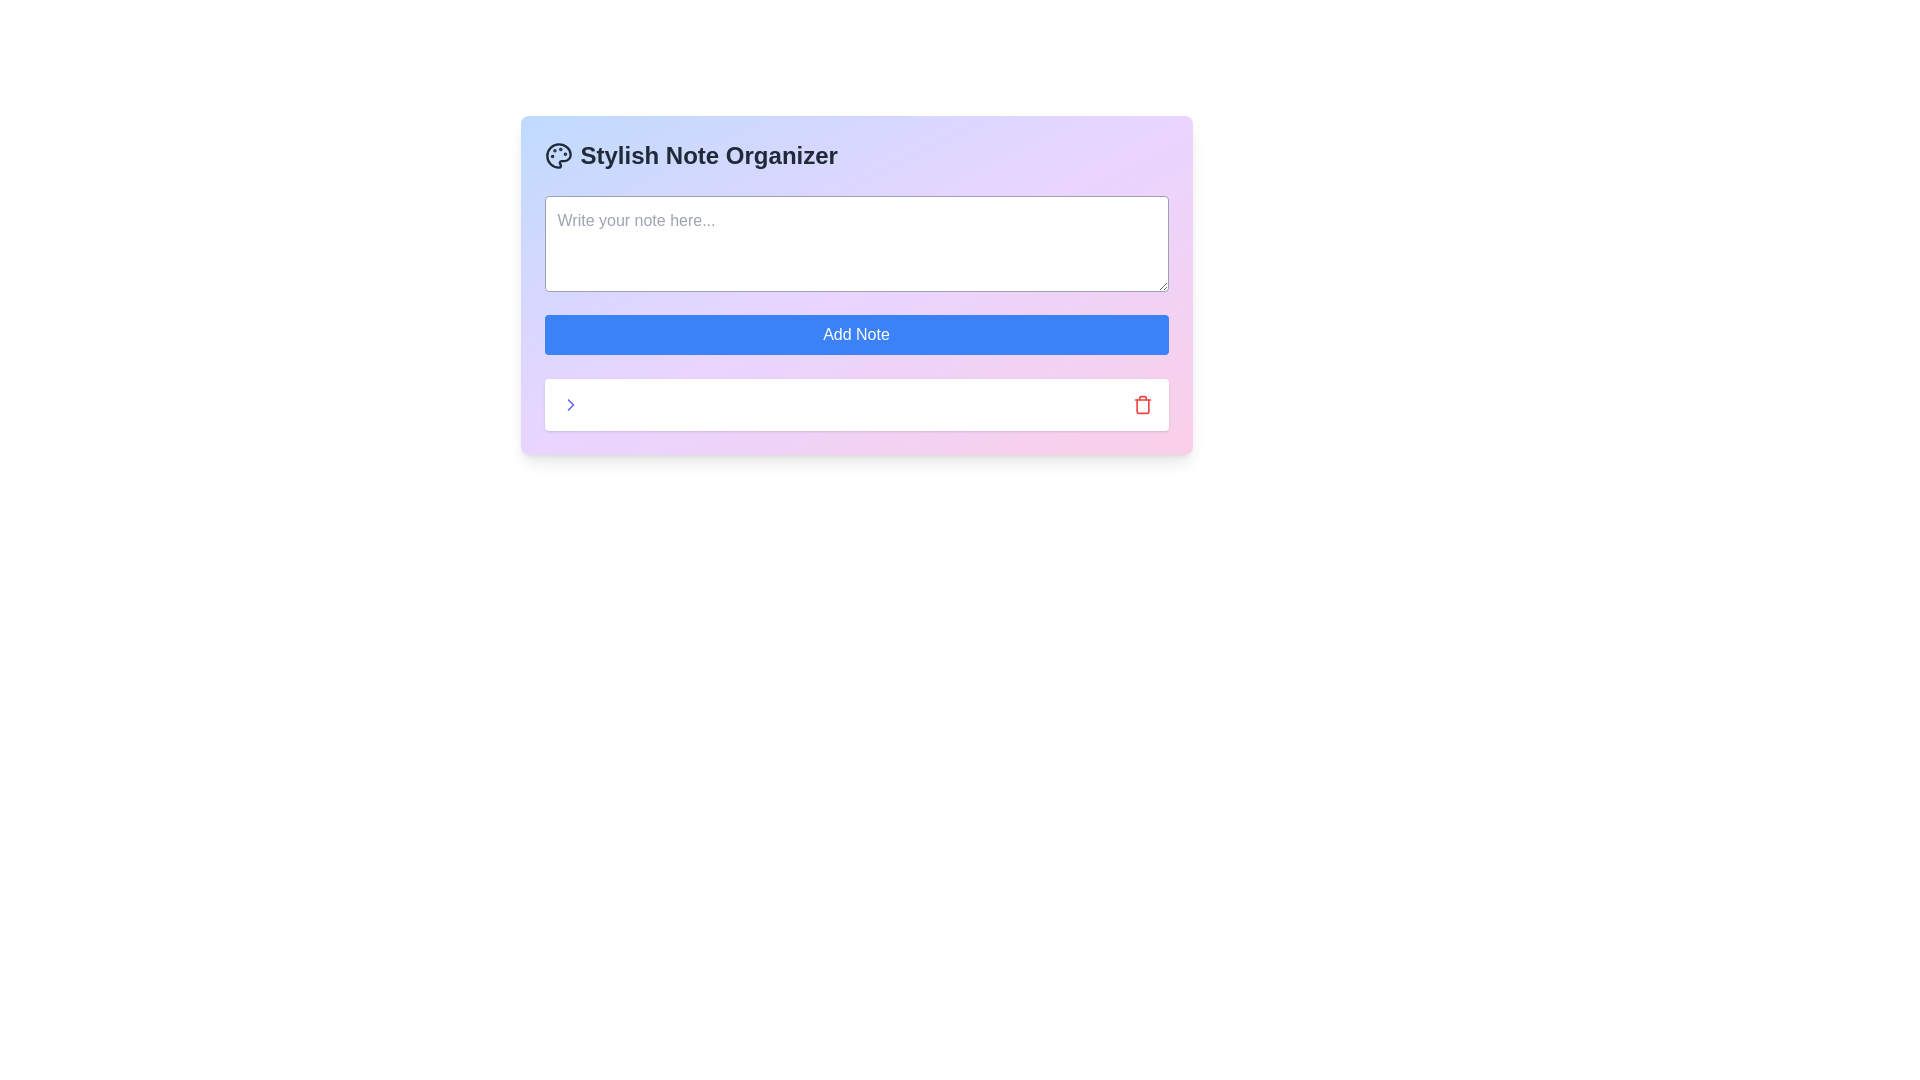 The height and width of the screenshot is (1080, 1920). What do you see at coordinates (558, 154) in the screenshot?
I see `the painter's palette icon located to the left of the 'Stylish Note Organizer' text in the header section of the note organizer interface` at bounding box center [558, 154].